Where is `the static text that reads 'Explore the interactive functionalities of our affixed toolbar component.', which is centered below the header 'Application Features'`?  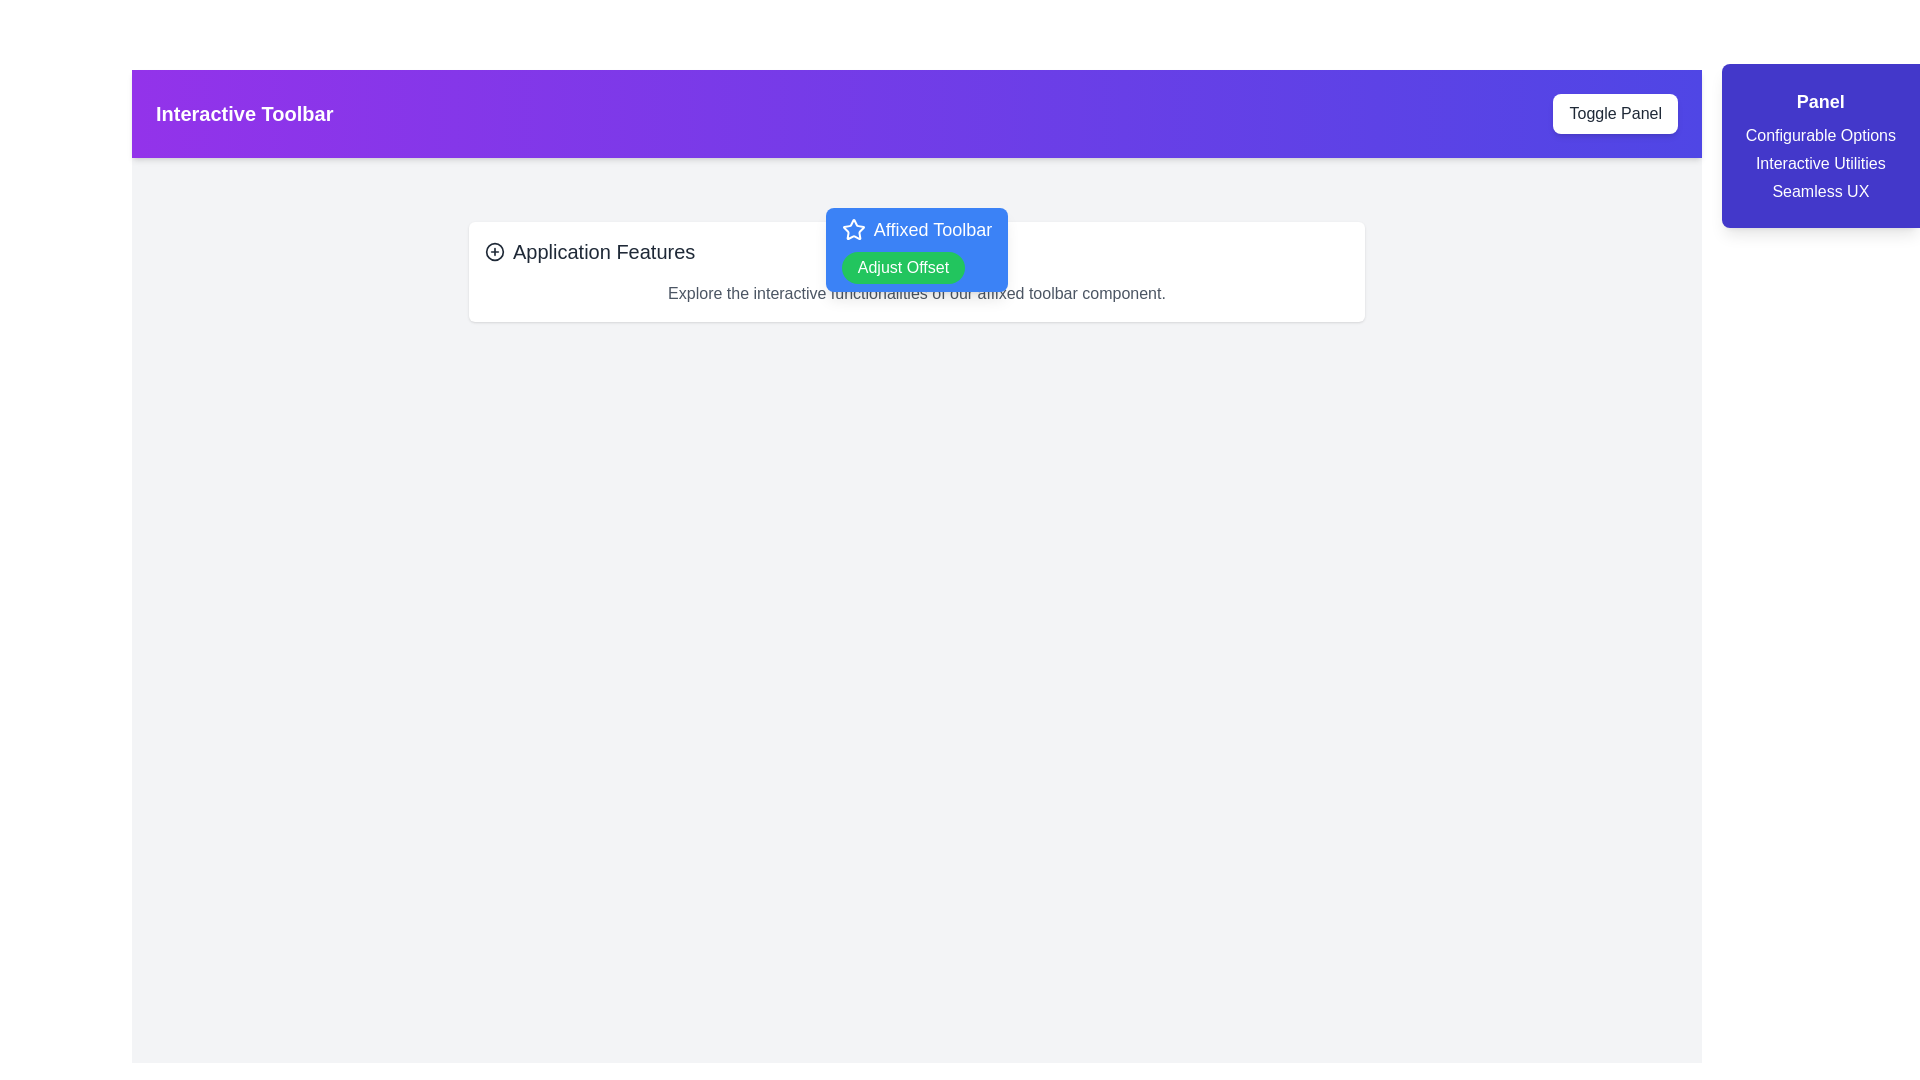
the static text that reads 'Explore the interactive functionalities of our affixed toolbar component.', which is centered below the header 'Application Features' is located at coordinates (915, 293).